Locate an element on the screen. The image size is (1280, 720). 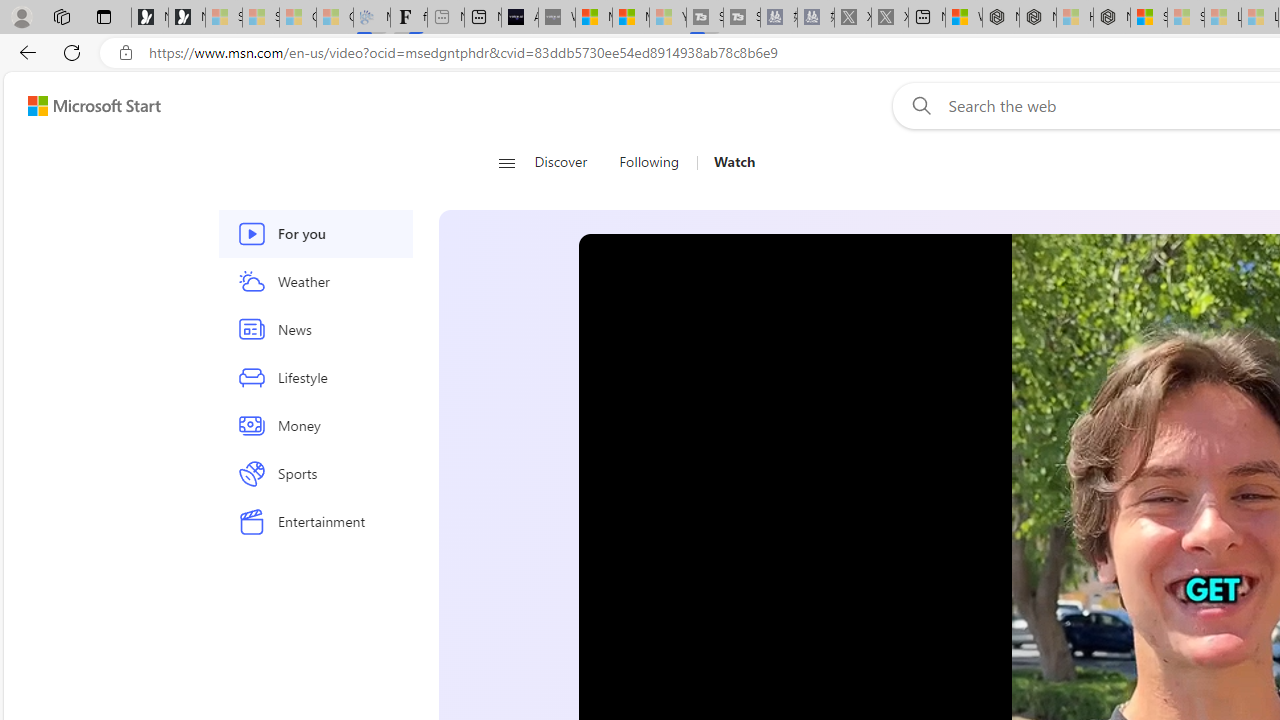
'Watch' is located at coordinates (733, 162).